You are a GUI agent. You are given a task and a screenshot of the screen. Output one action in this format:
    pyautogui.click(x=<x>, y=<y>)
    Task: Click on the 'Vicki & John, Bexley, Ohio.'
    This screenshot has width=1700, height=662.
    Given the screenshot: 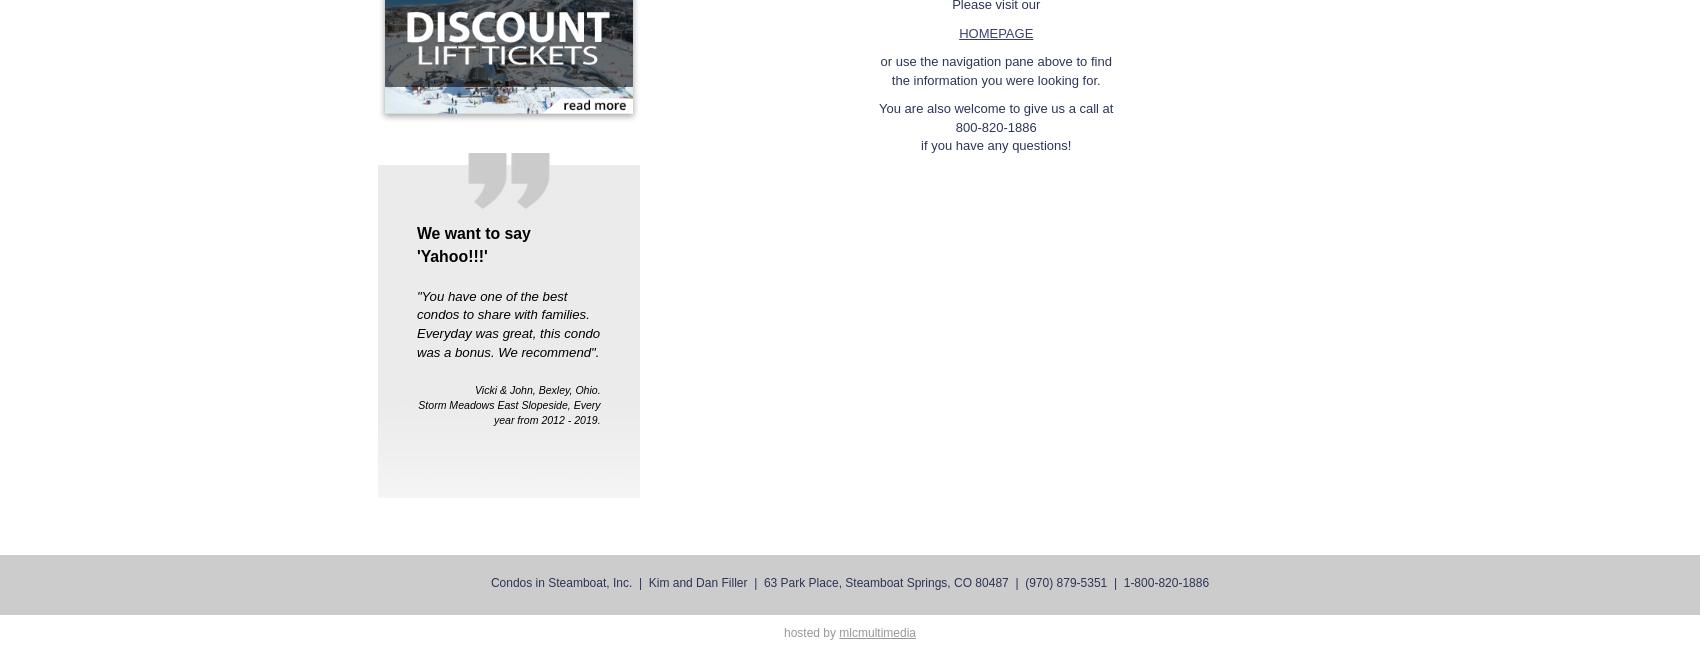 What is the action you would take?
    pyautogui.click(x=536, y=387)
    